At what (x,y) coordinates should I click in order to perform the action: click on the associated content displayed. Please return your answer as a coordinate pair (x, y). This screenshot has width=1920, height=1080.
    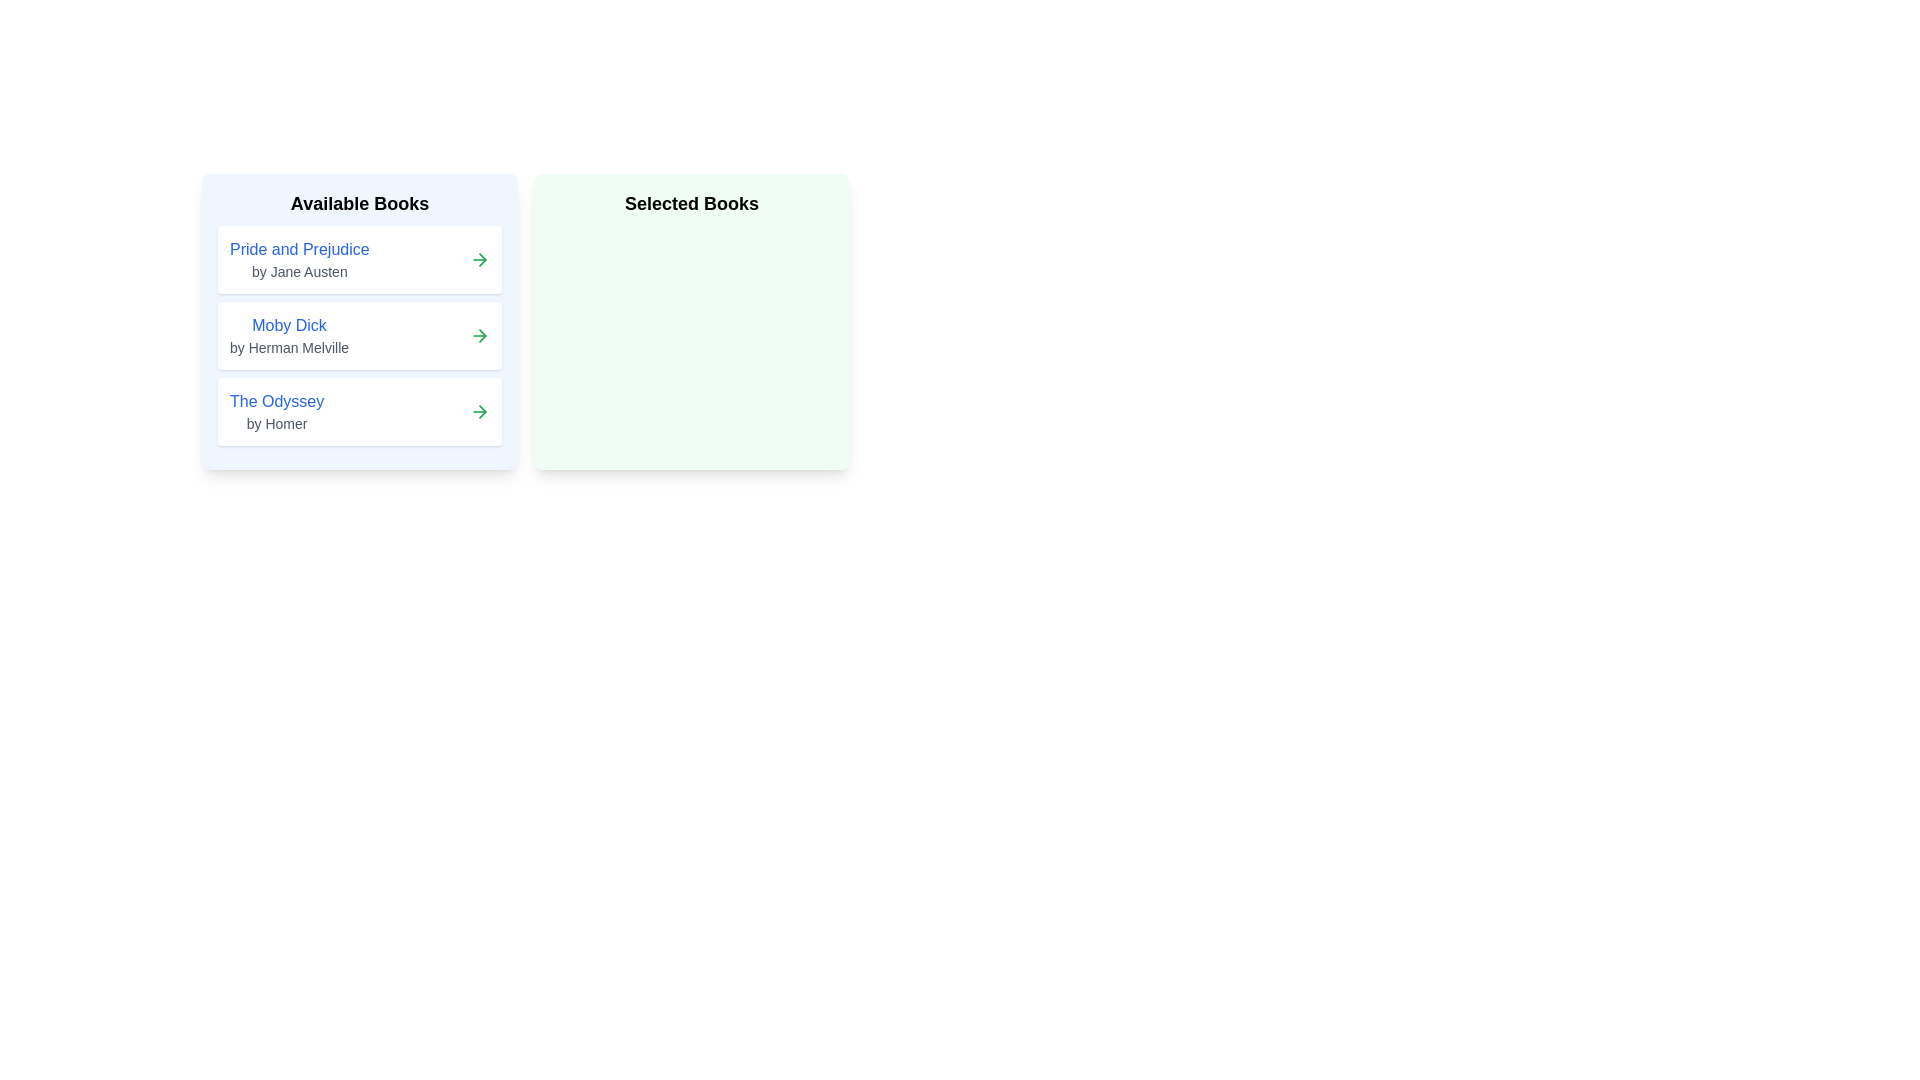
    Looking at the image, I should click on (288, 334).